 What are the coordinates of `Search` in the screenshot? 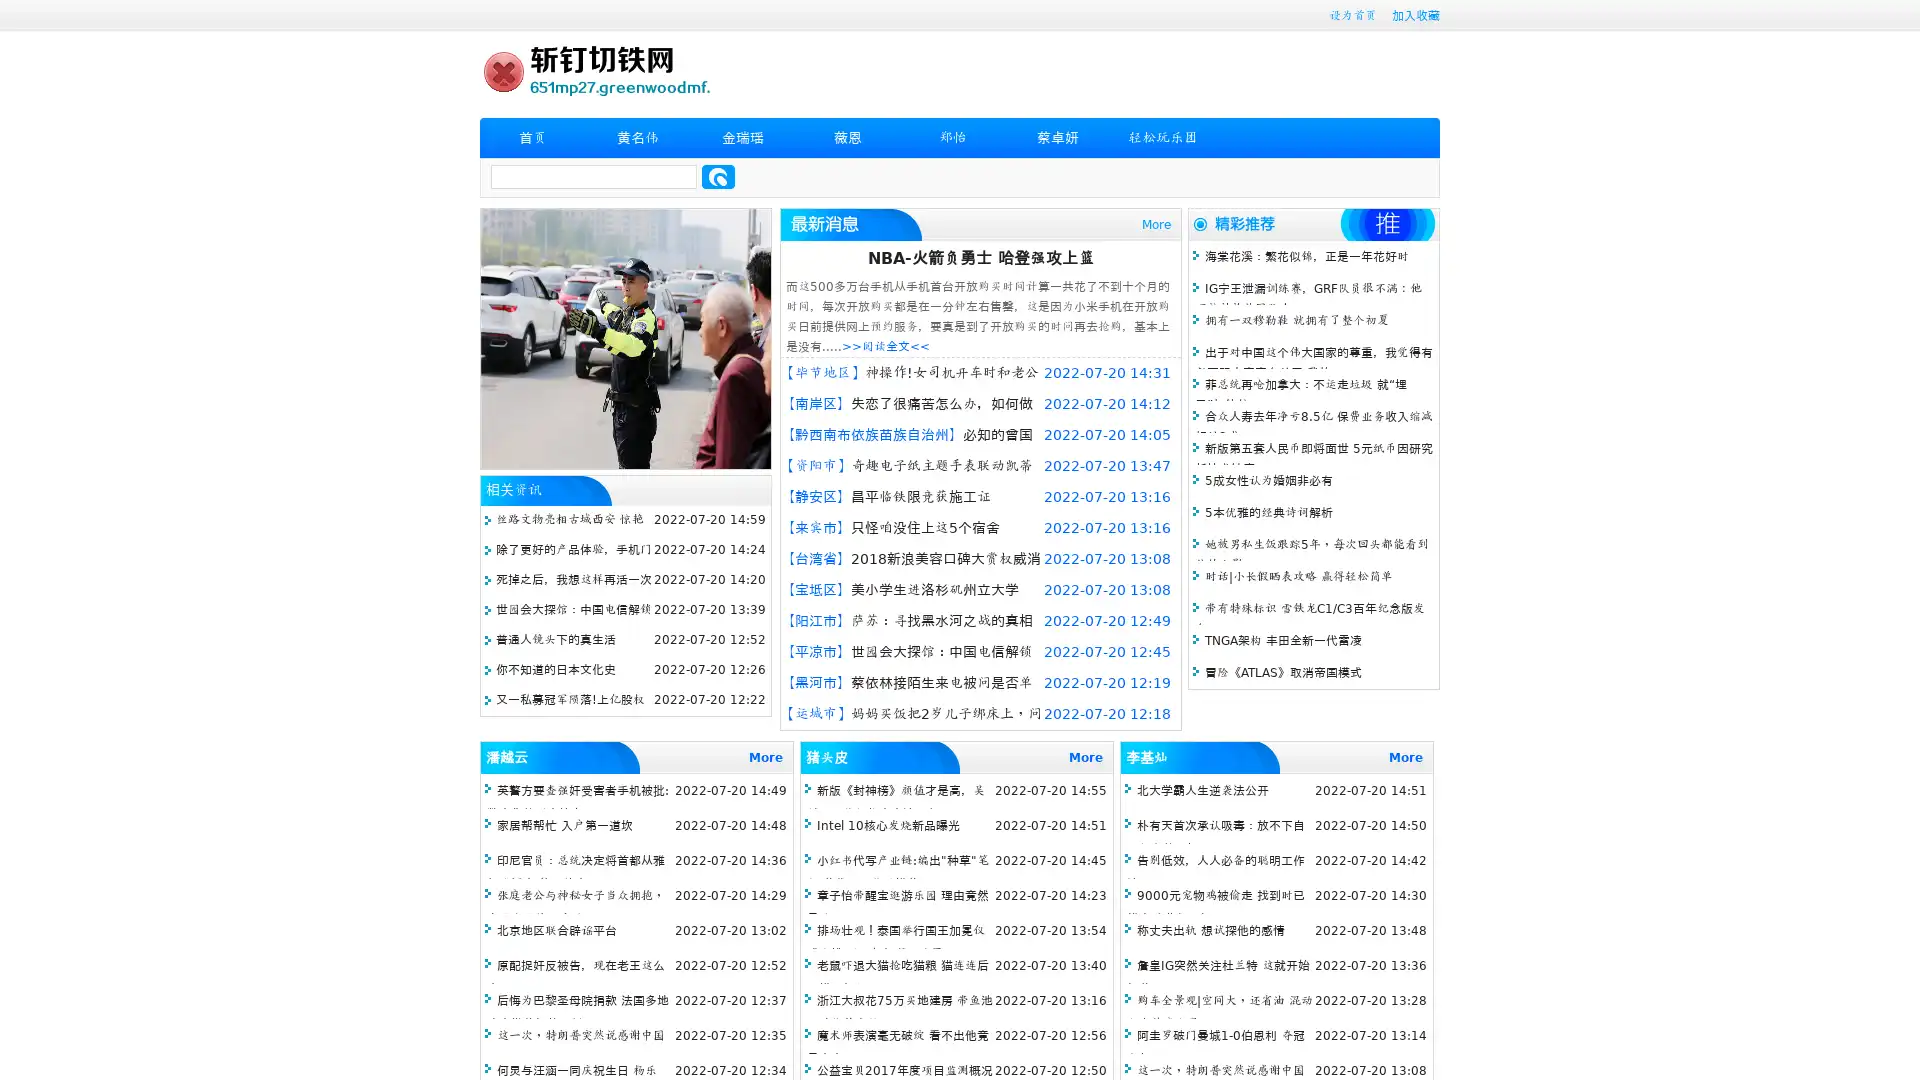 It's located at (718, 176).